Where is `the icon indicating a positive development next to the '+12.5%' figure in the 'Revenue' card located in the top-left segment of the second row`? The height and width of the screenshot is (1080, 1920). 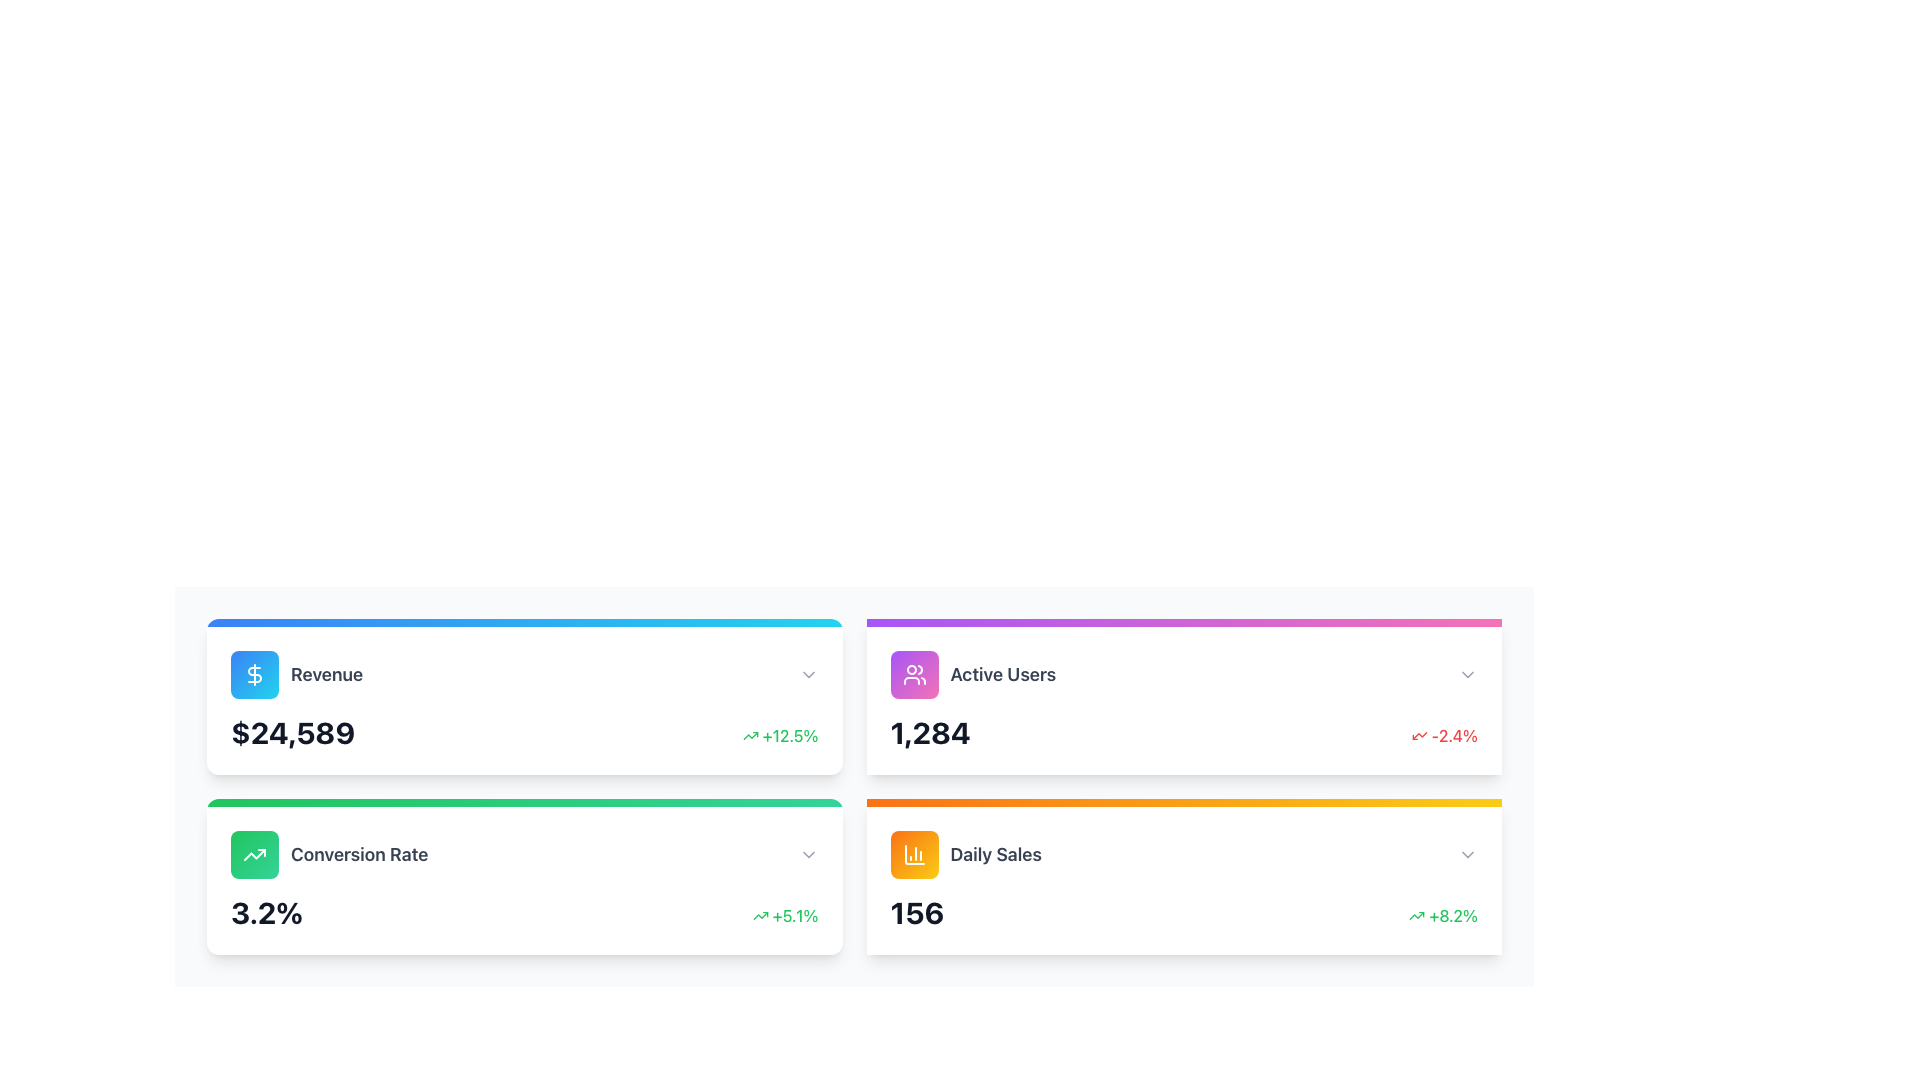
the icon indicating a positive development next to the '+12.5%' figure in the 'Revenue' card located in the top-left segment of the second row is located at coordinates (749, 736).